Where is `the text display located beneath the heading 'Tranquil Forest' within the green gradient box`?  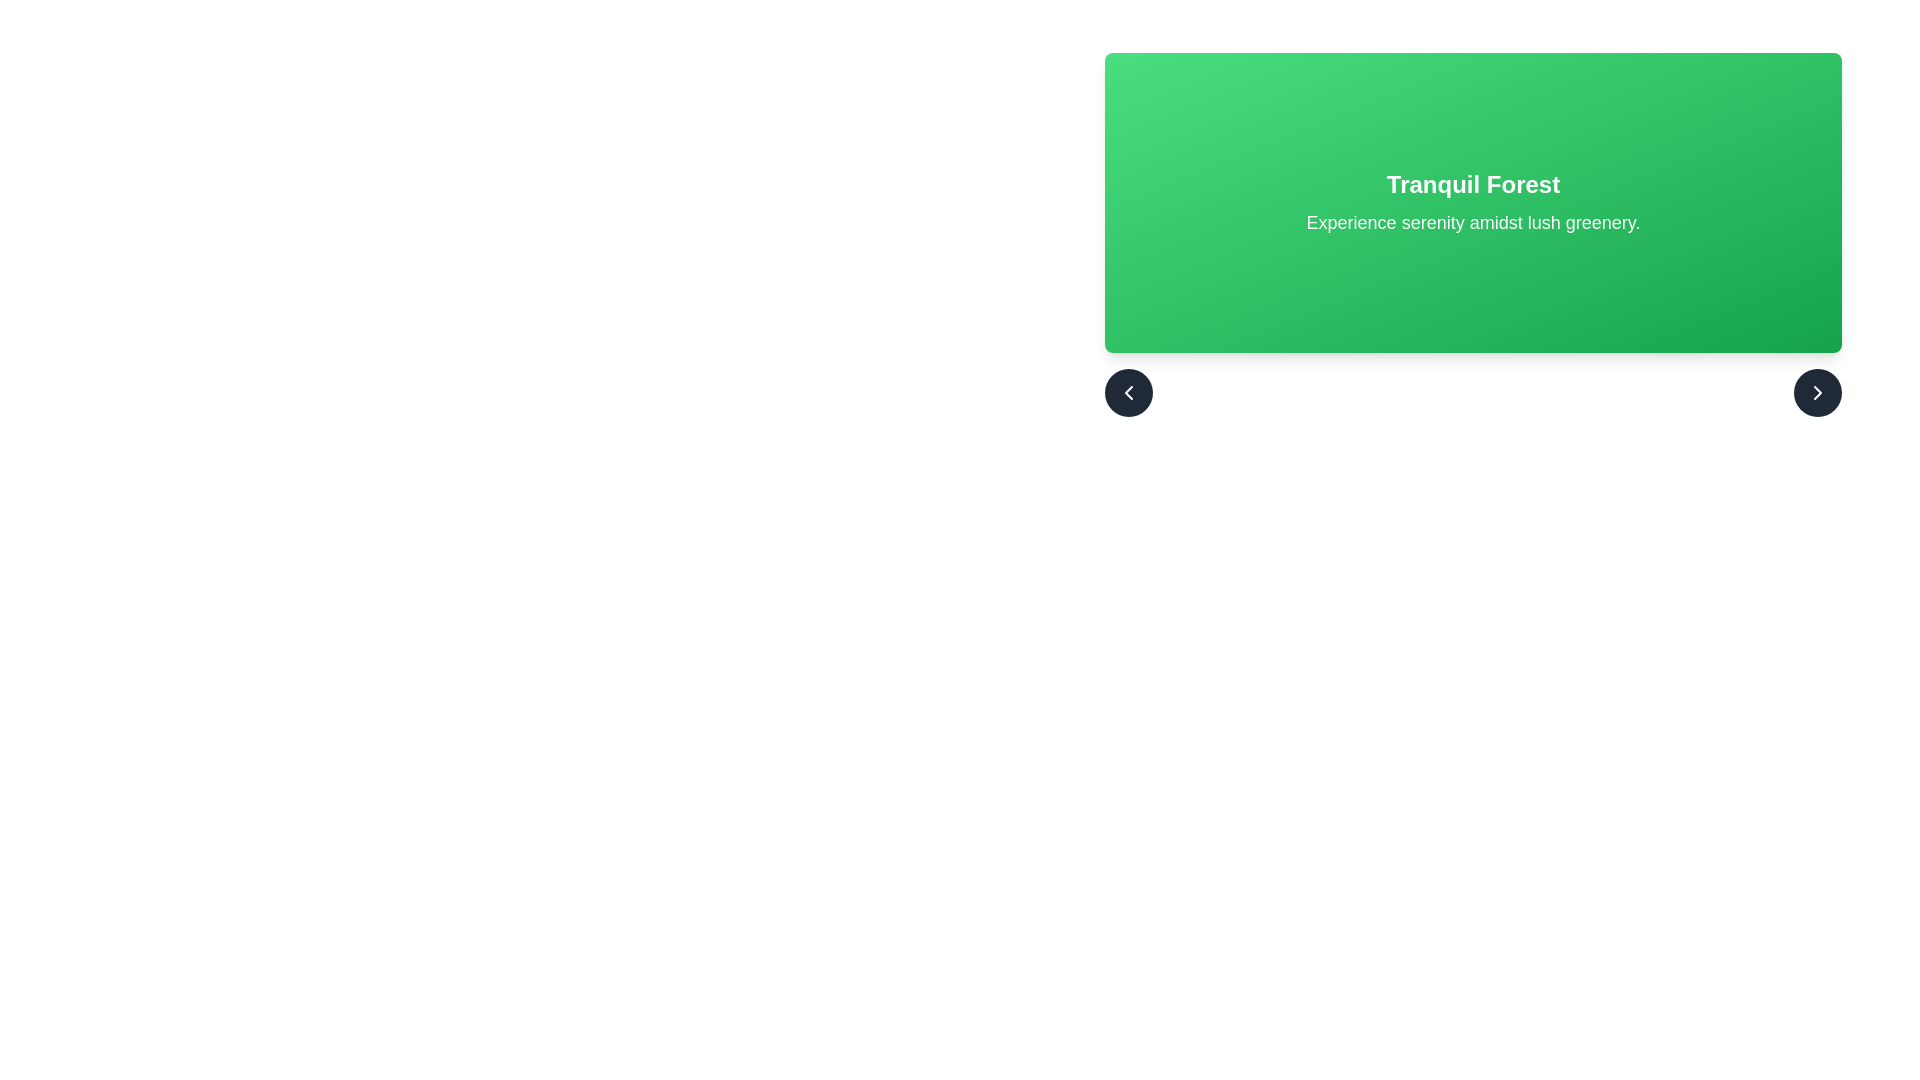
the text display located beneath the heading 'Tranquil Forest' within the green gradient box is located at coordinates (1473, 223).